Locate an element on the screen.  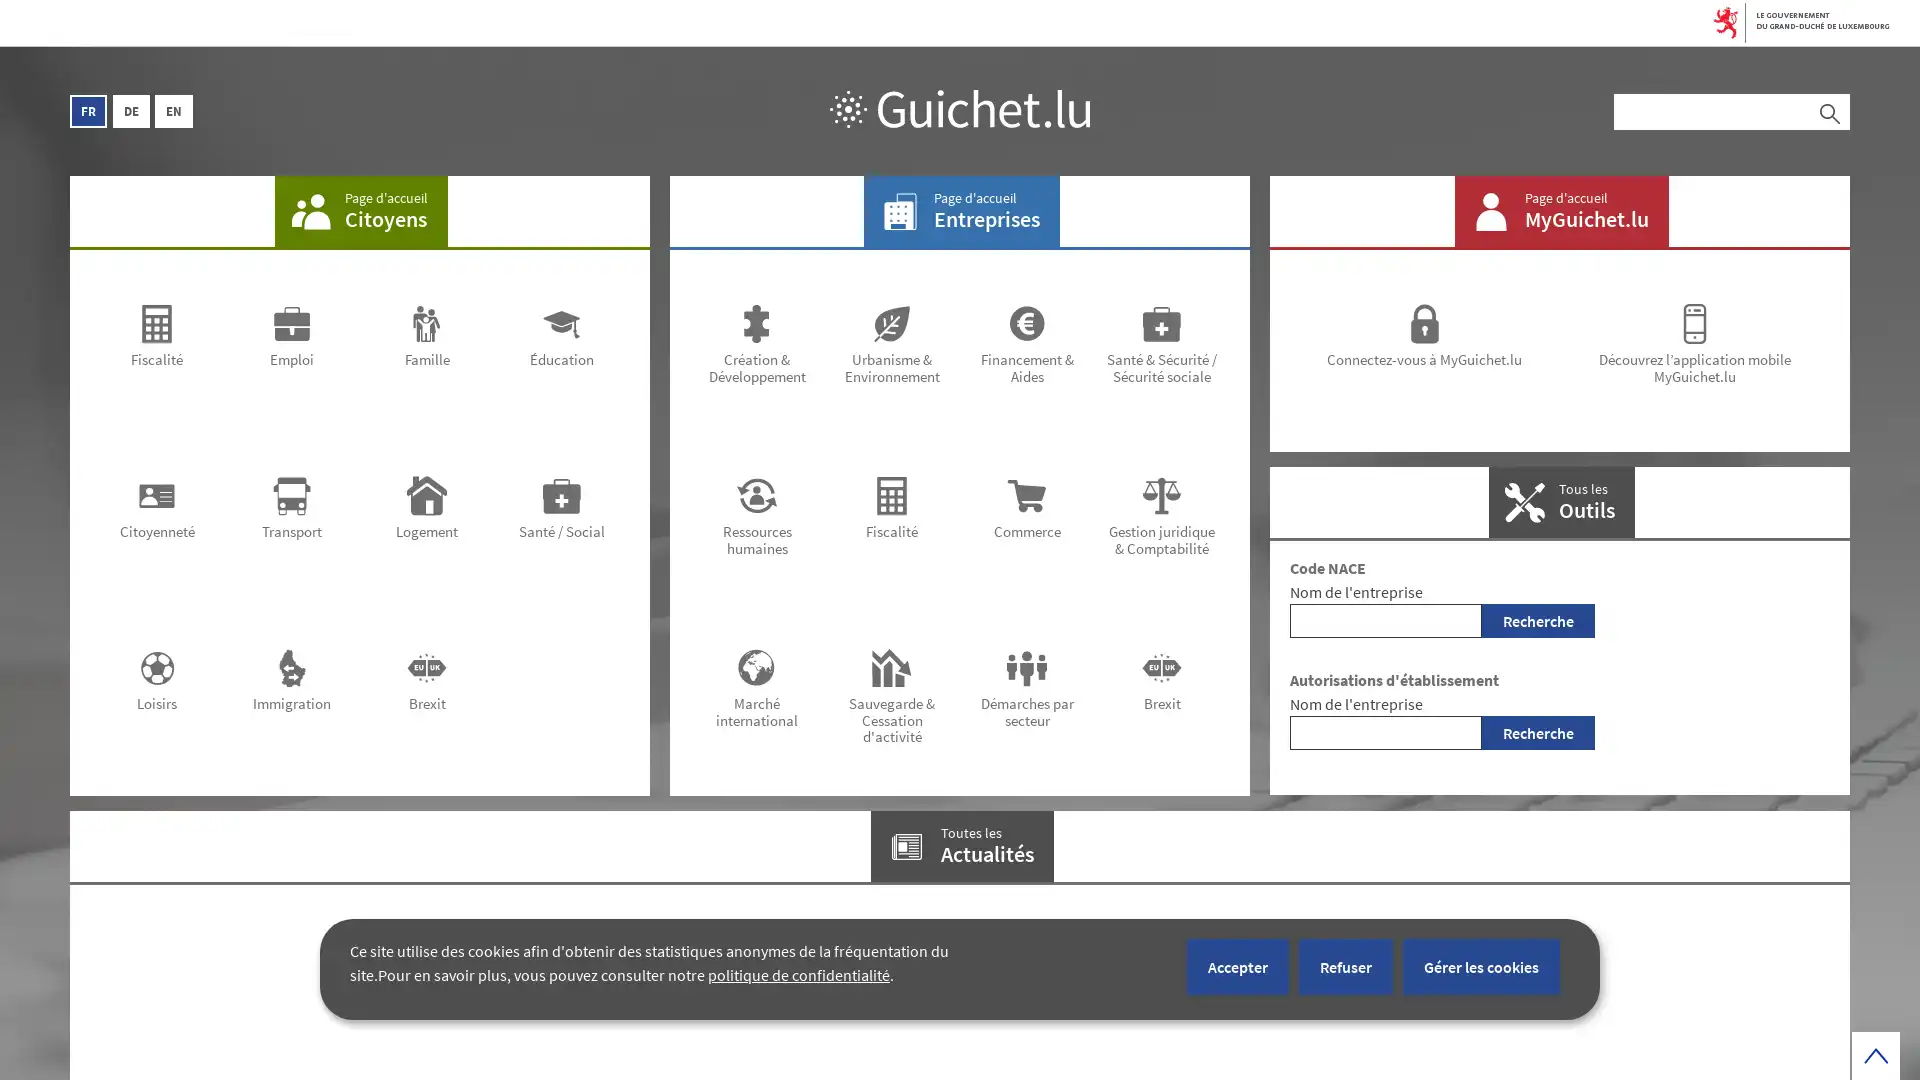
Rechercher is located at coordinates (1828, 111).